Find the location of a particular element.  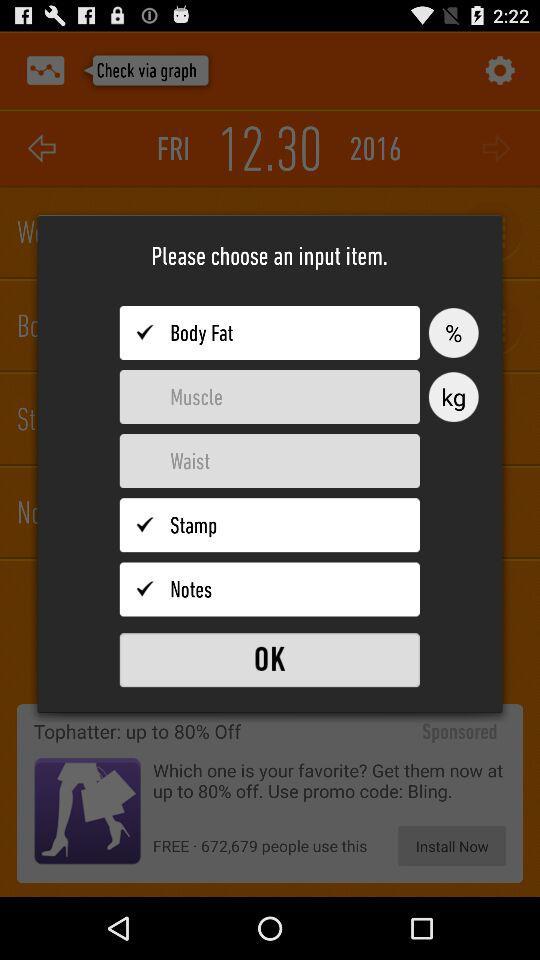

the item below the % item is located at coordinates (453, 396).